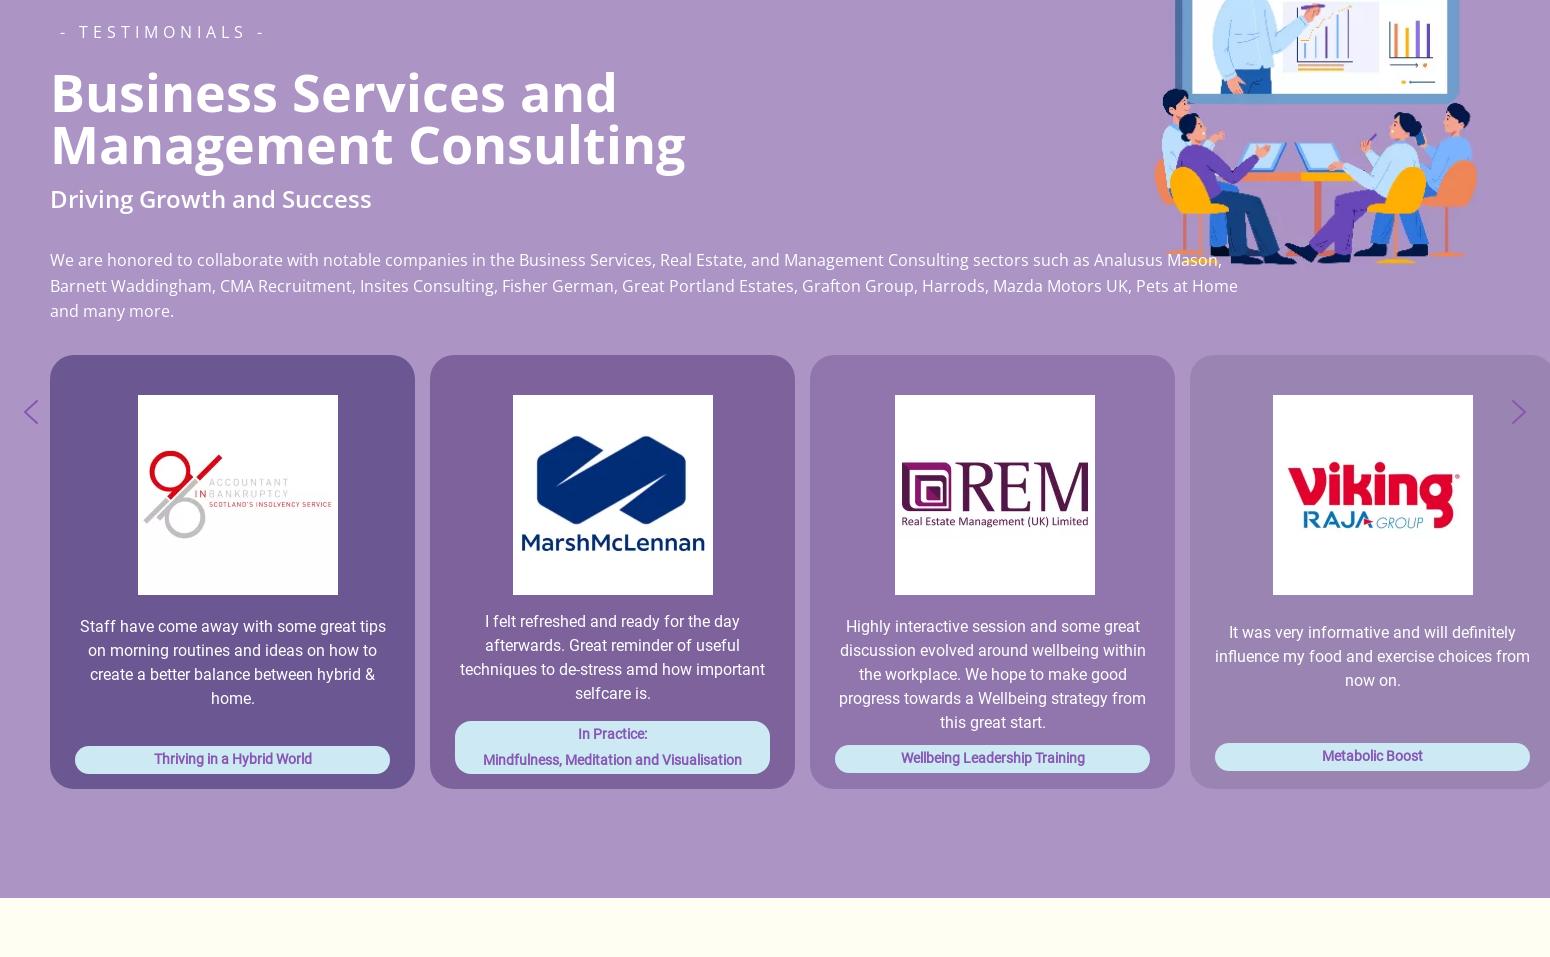 This screenshot has height=957, width=1550. What do you see at coordinates (460, 655) in the screenshot?
I see `'I felt refreshed and ready for the day afterwards. Great reminder of useful techniques to de-stress amd how important selfcare is.'` at bounding box center [460, 655].